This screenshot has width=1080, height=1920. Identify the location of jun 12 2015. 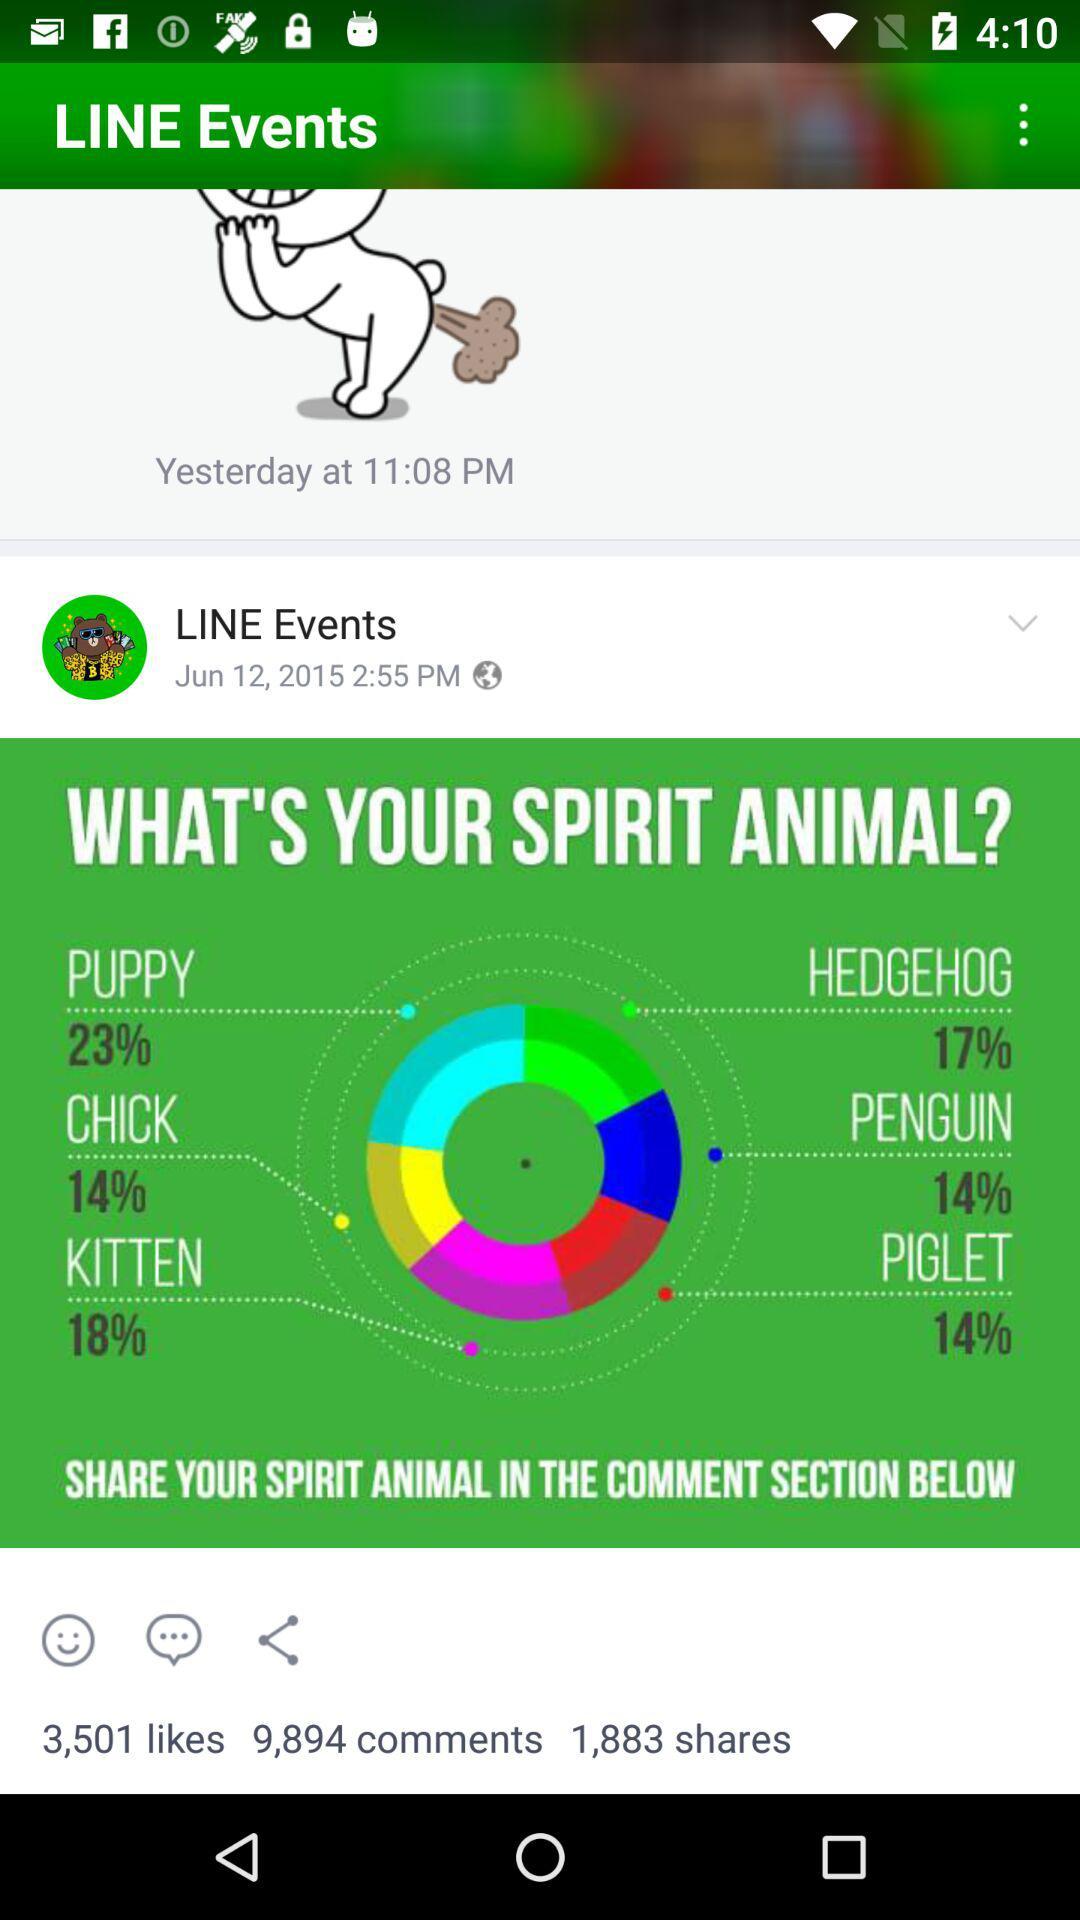
(316, 676).